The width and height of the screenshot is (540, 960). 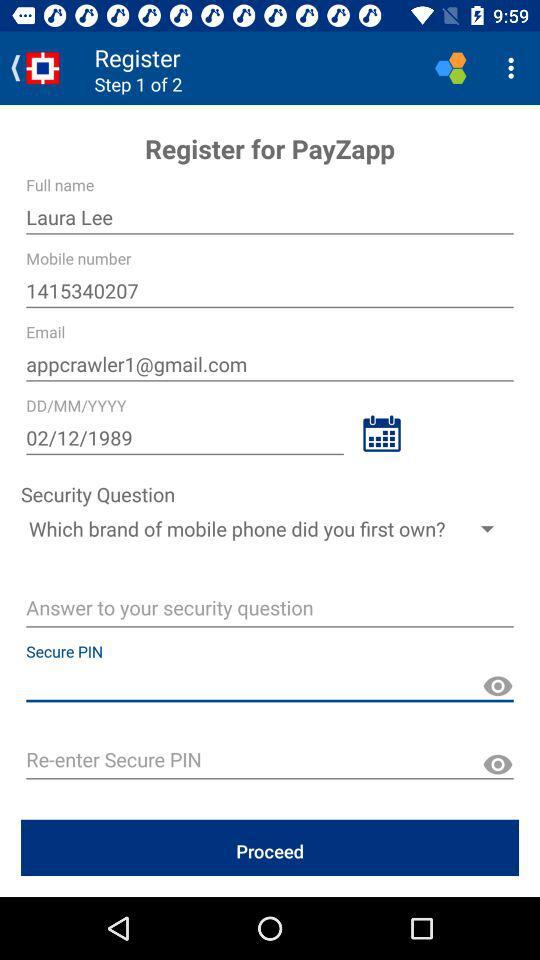 I want to click on show pin, so click(x=496, y=764).